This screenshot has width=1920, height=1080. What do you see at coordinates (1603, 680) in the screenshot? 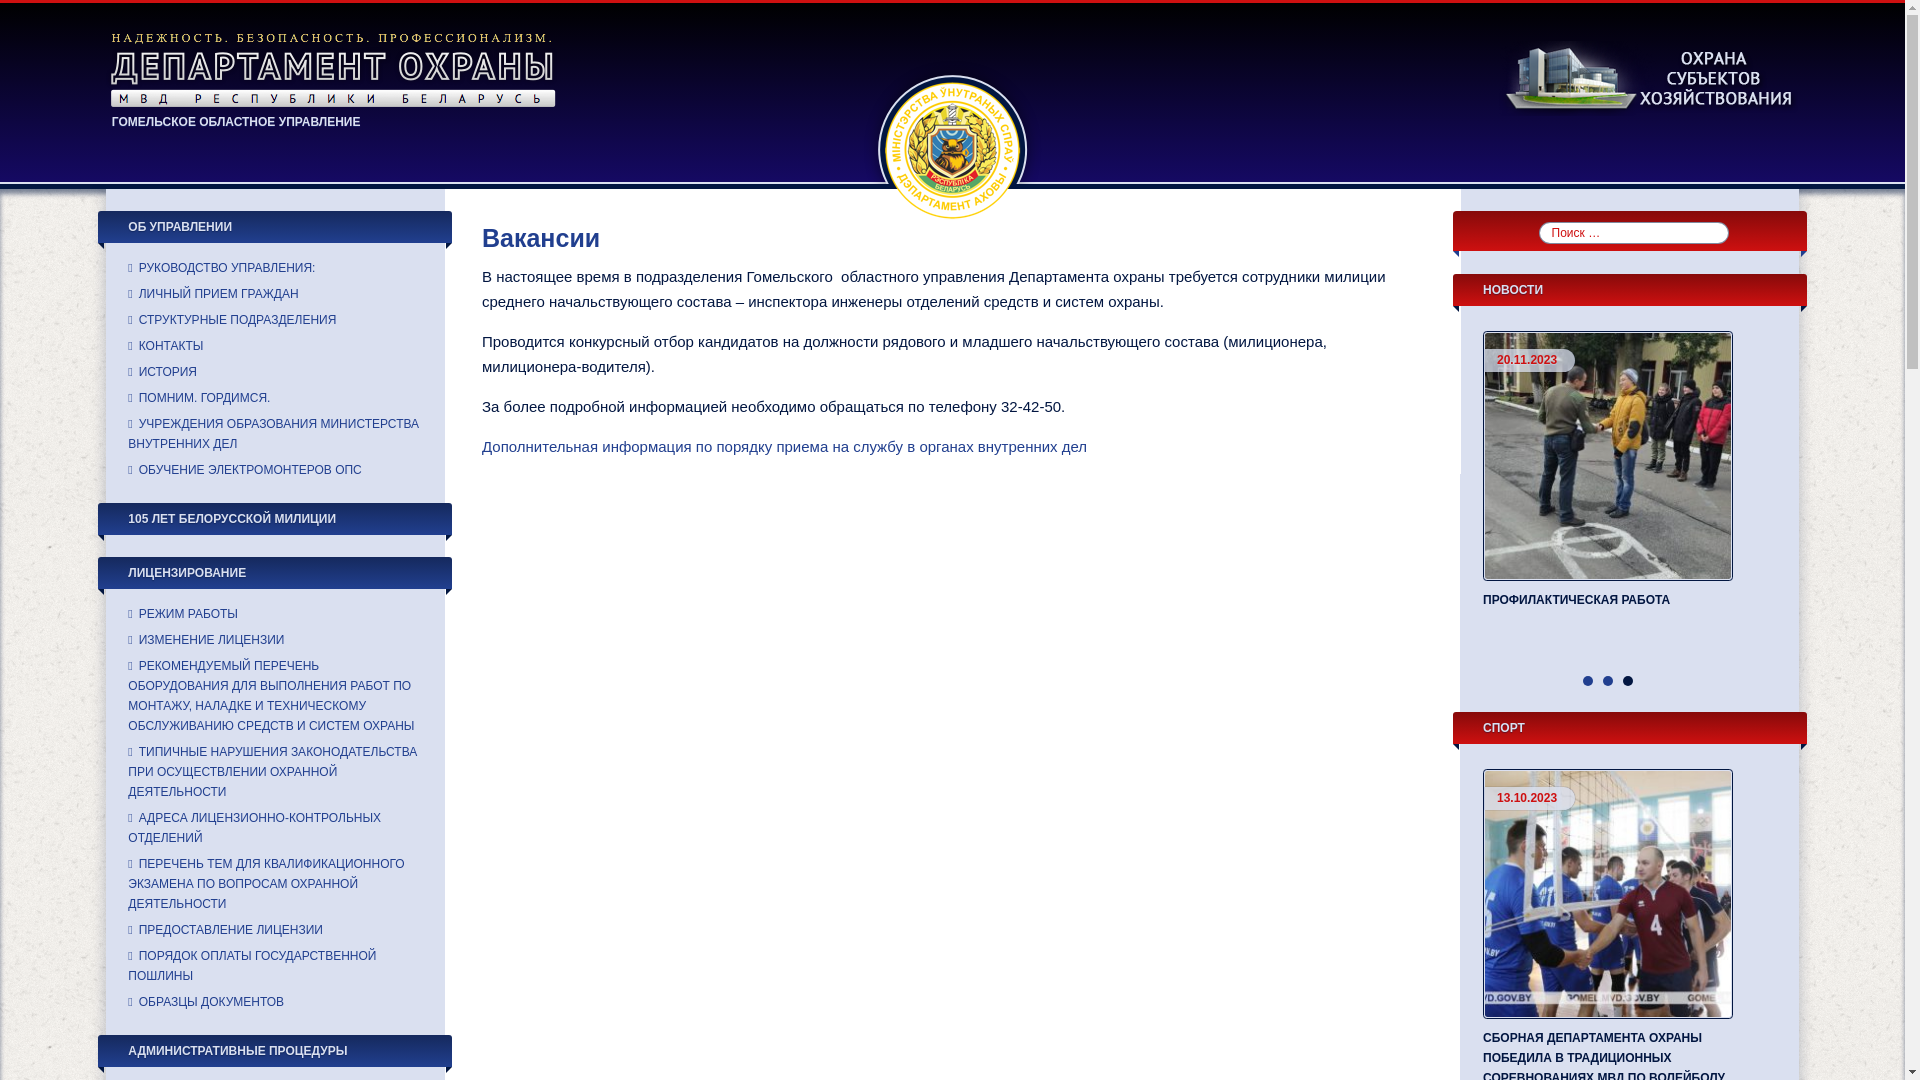
I see `'2'` at bounding box center [1603, 680].